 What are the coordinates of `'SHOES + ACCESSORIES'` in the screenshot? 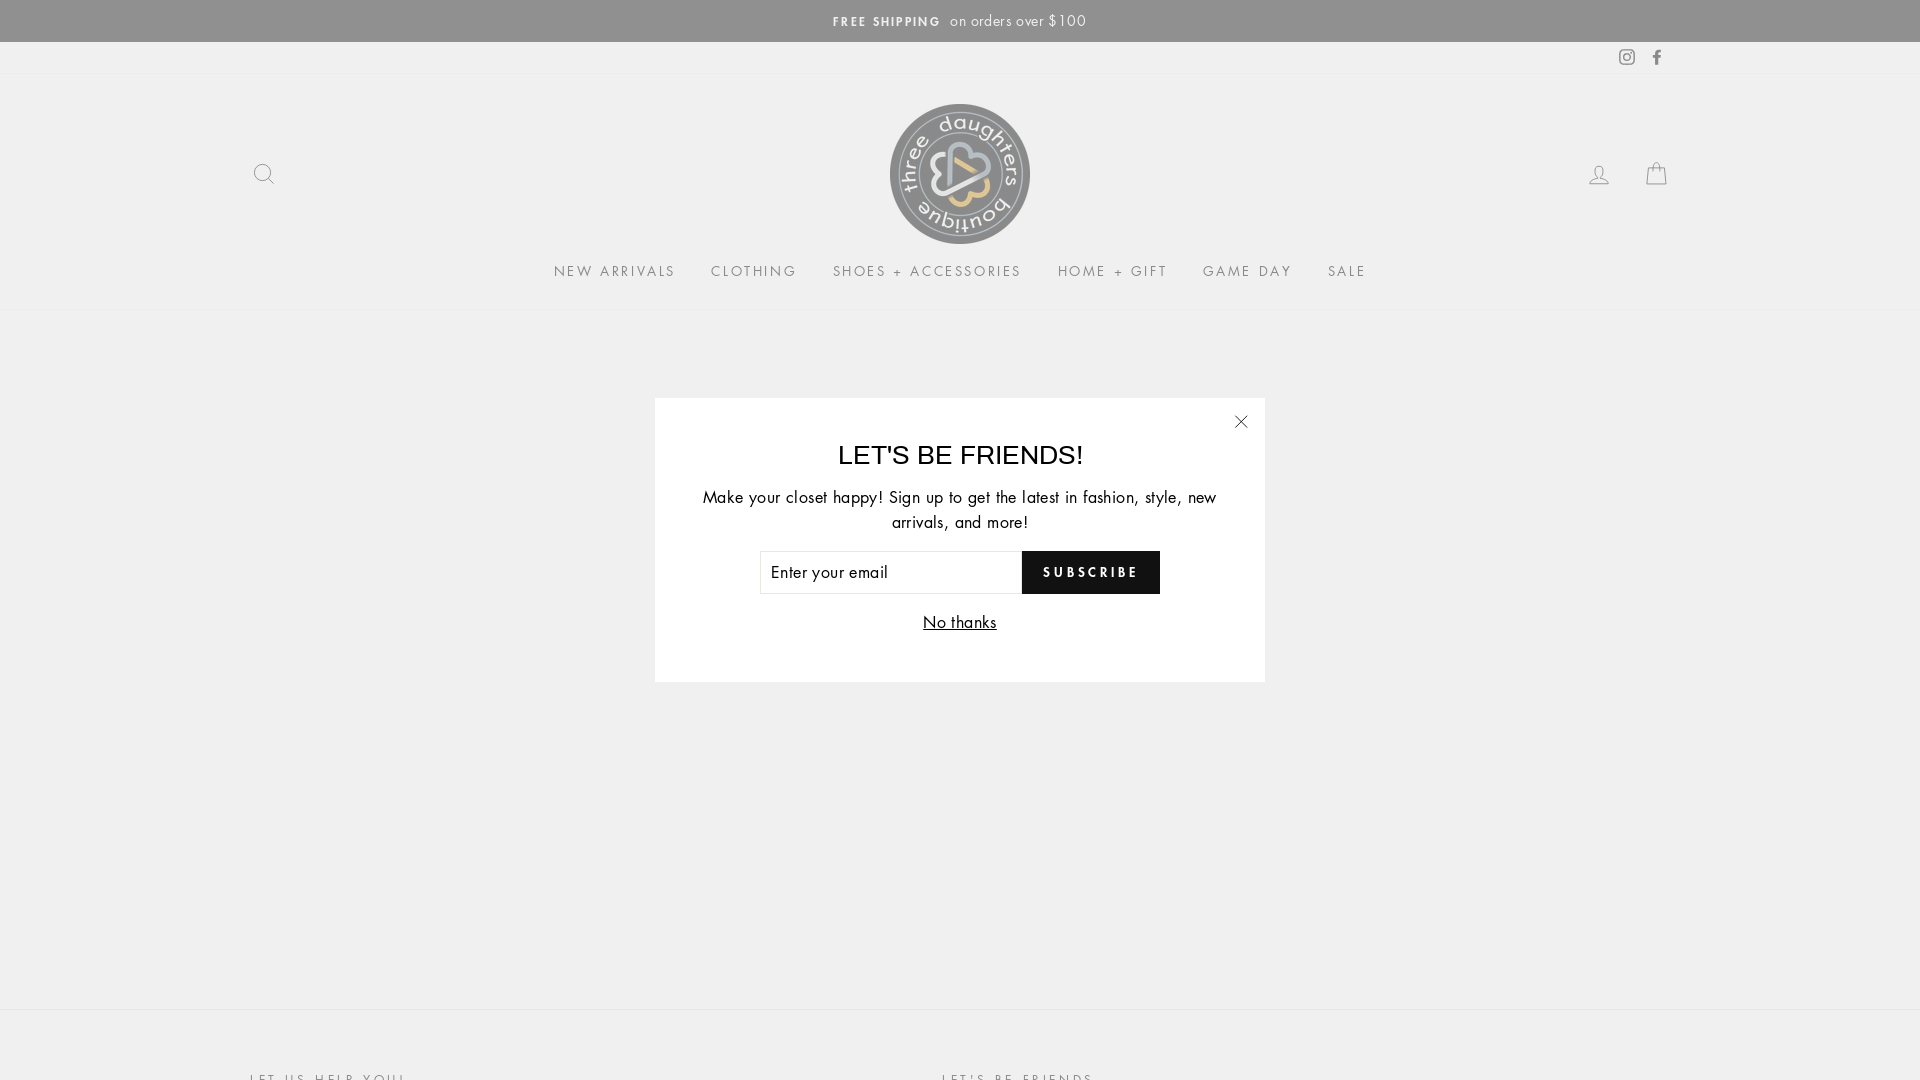 It's located at (926, 272).